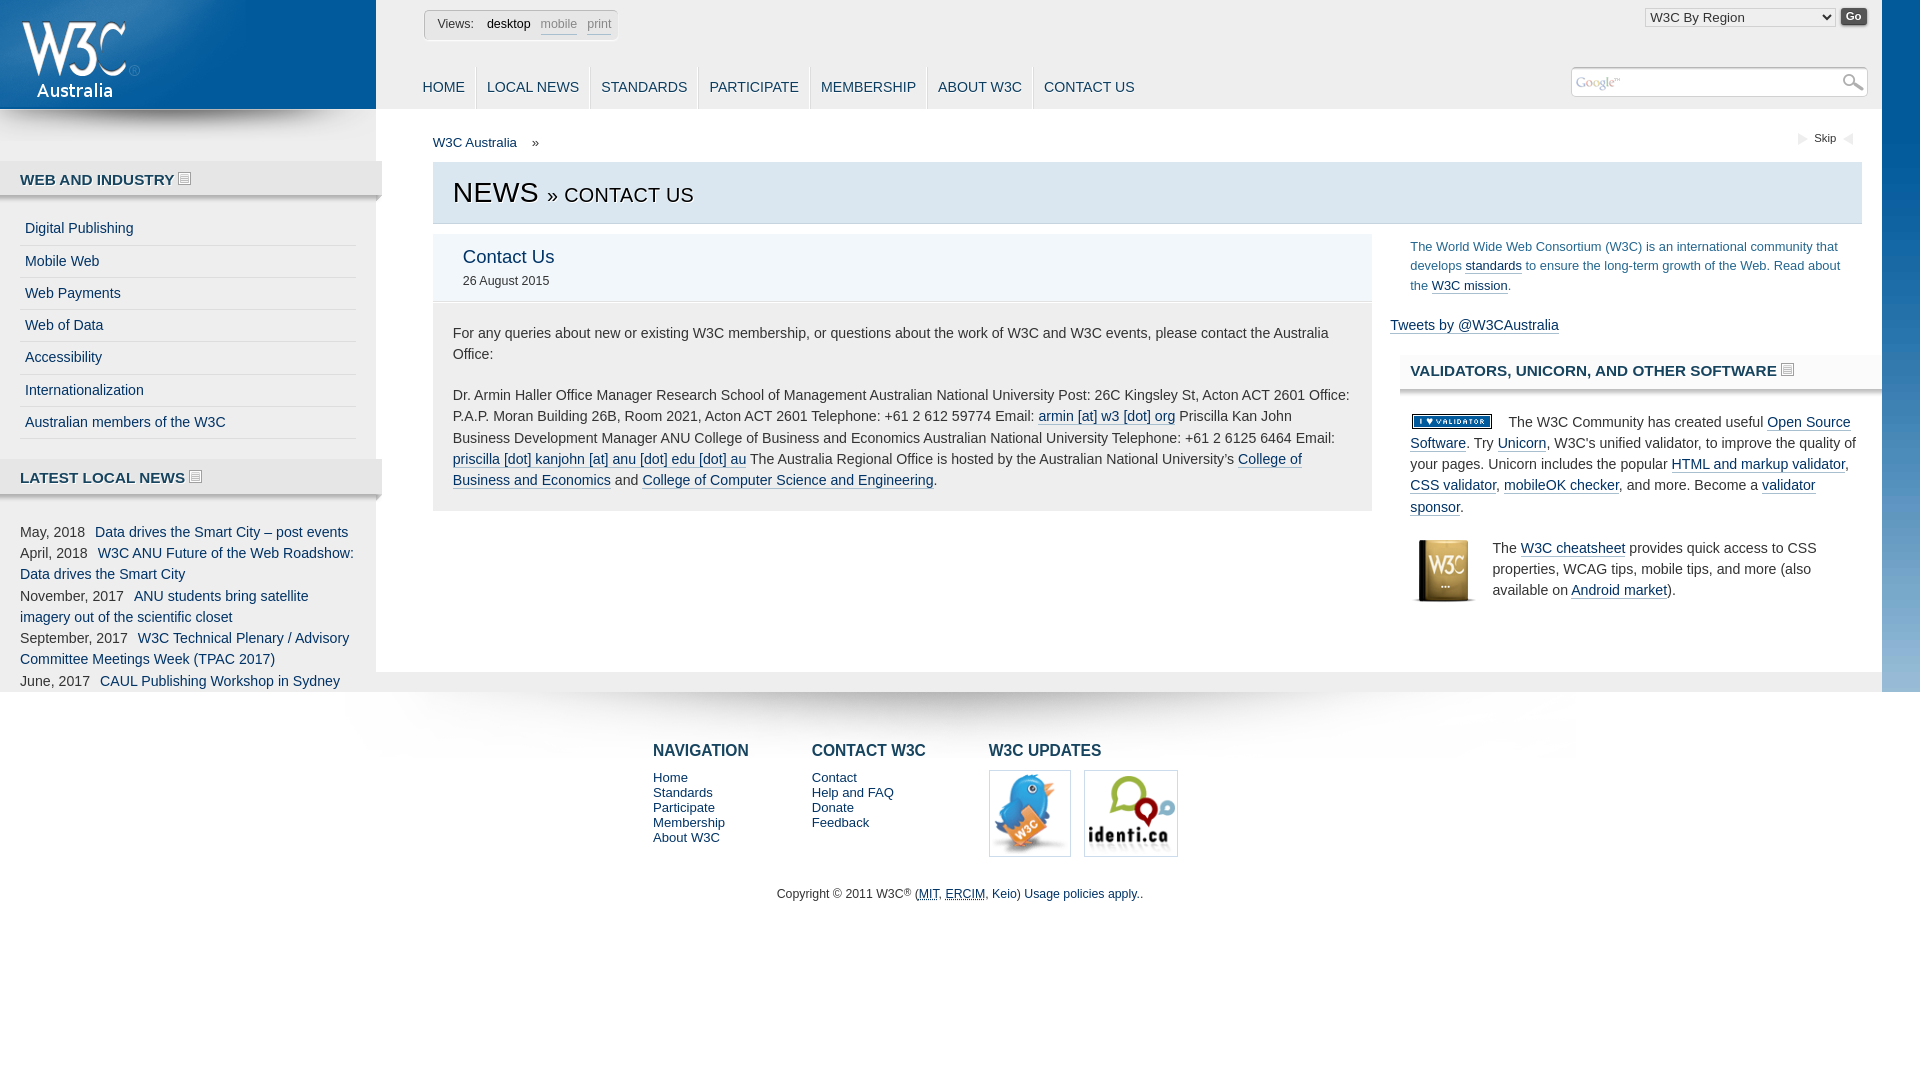  What do you see at coordinates (670, 776) in the screenshot?
I see `'Home'` at bounding box center [670, 776].